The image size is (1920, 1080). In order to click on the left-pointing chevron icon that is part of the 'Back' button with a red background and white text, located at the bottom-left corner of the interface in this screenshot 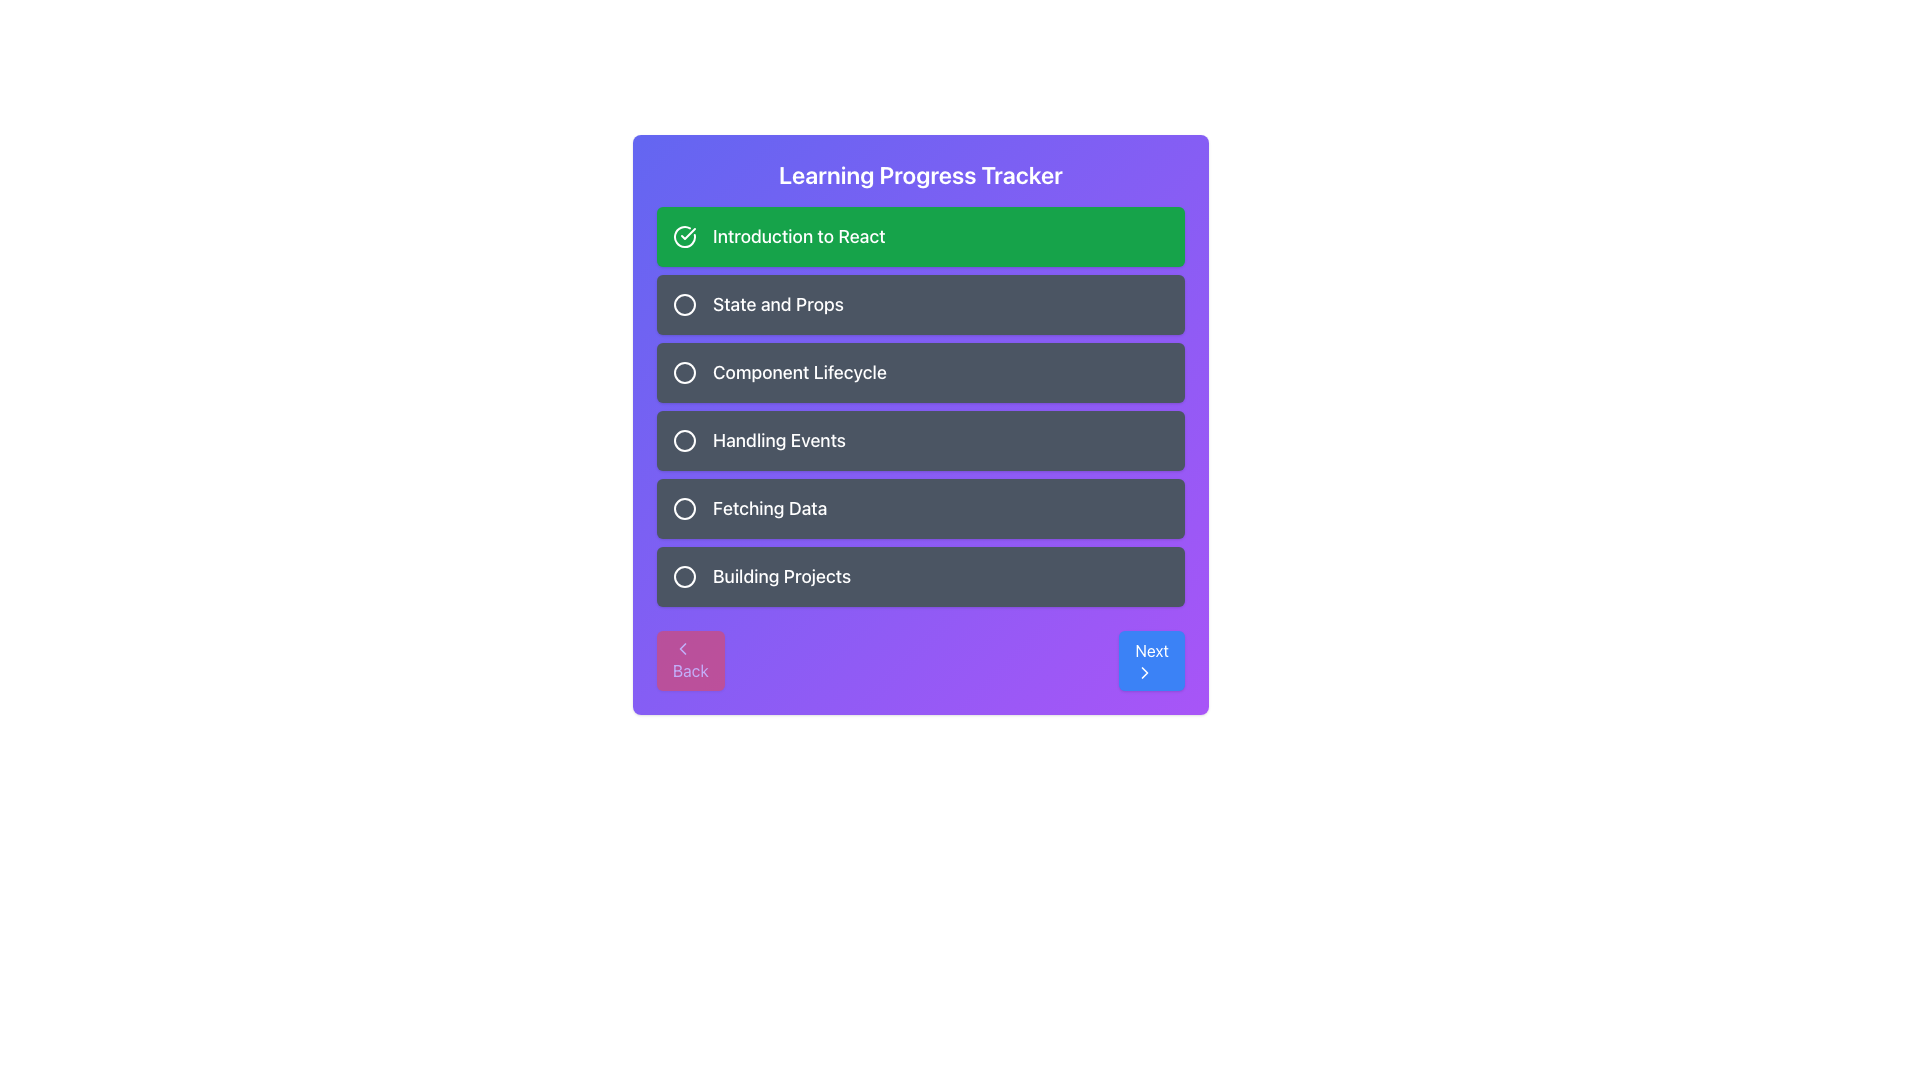, I will do `click(682, 648)`.